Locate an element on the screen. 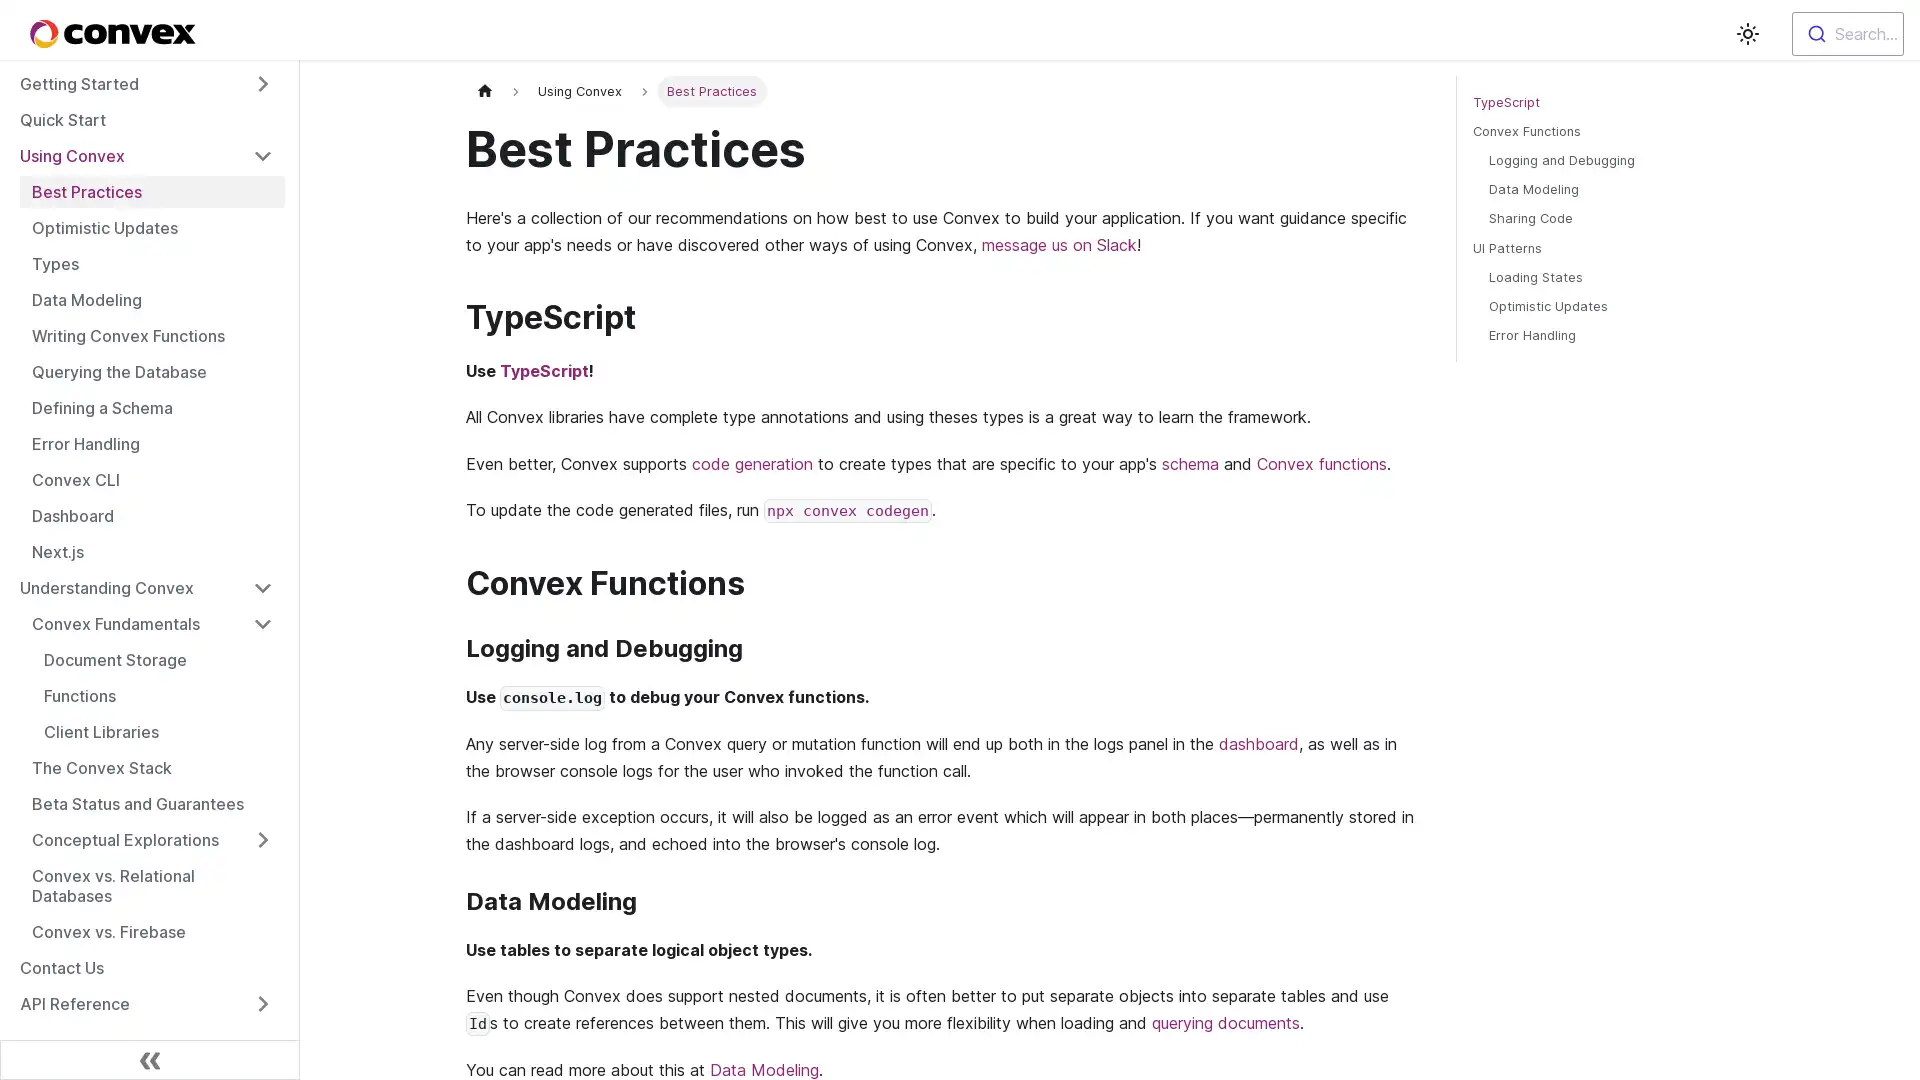 The width and height of the screenshot is (1920, 1080). Toggle the collapsible sidebar category 'Conceptual Explorations' is located at coordinates (262, 840).